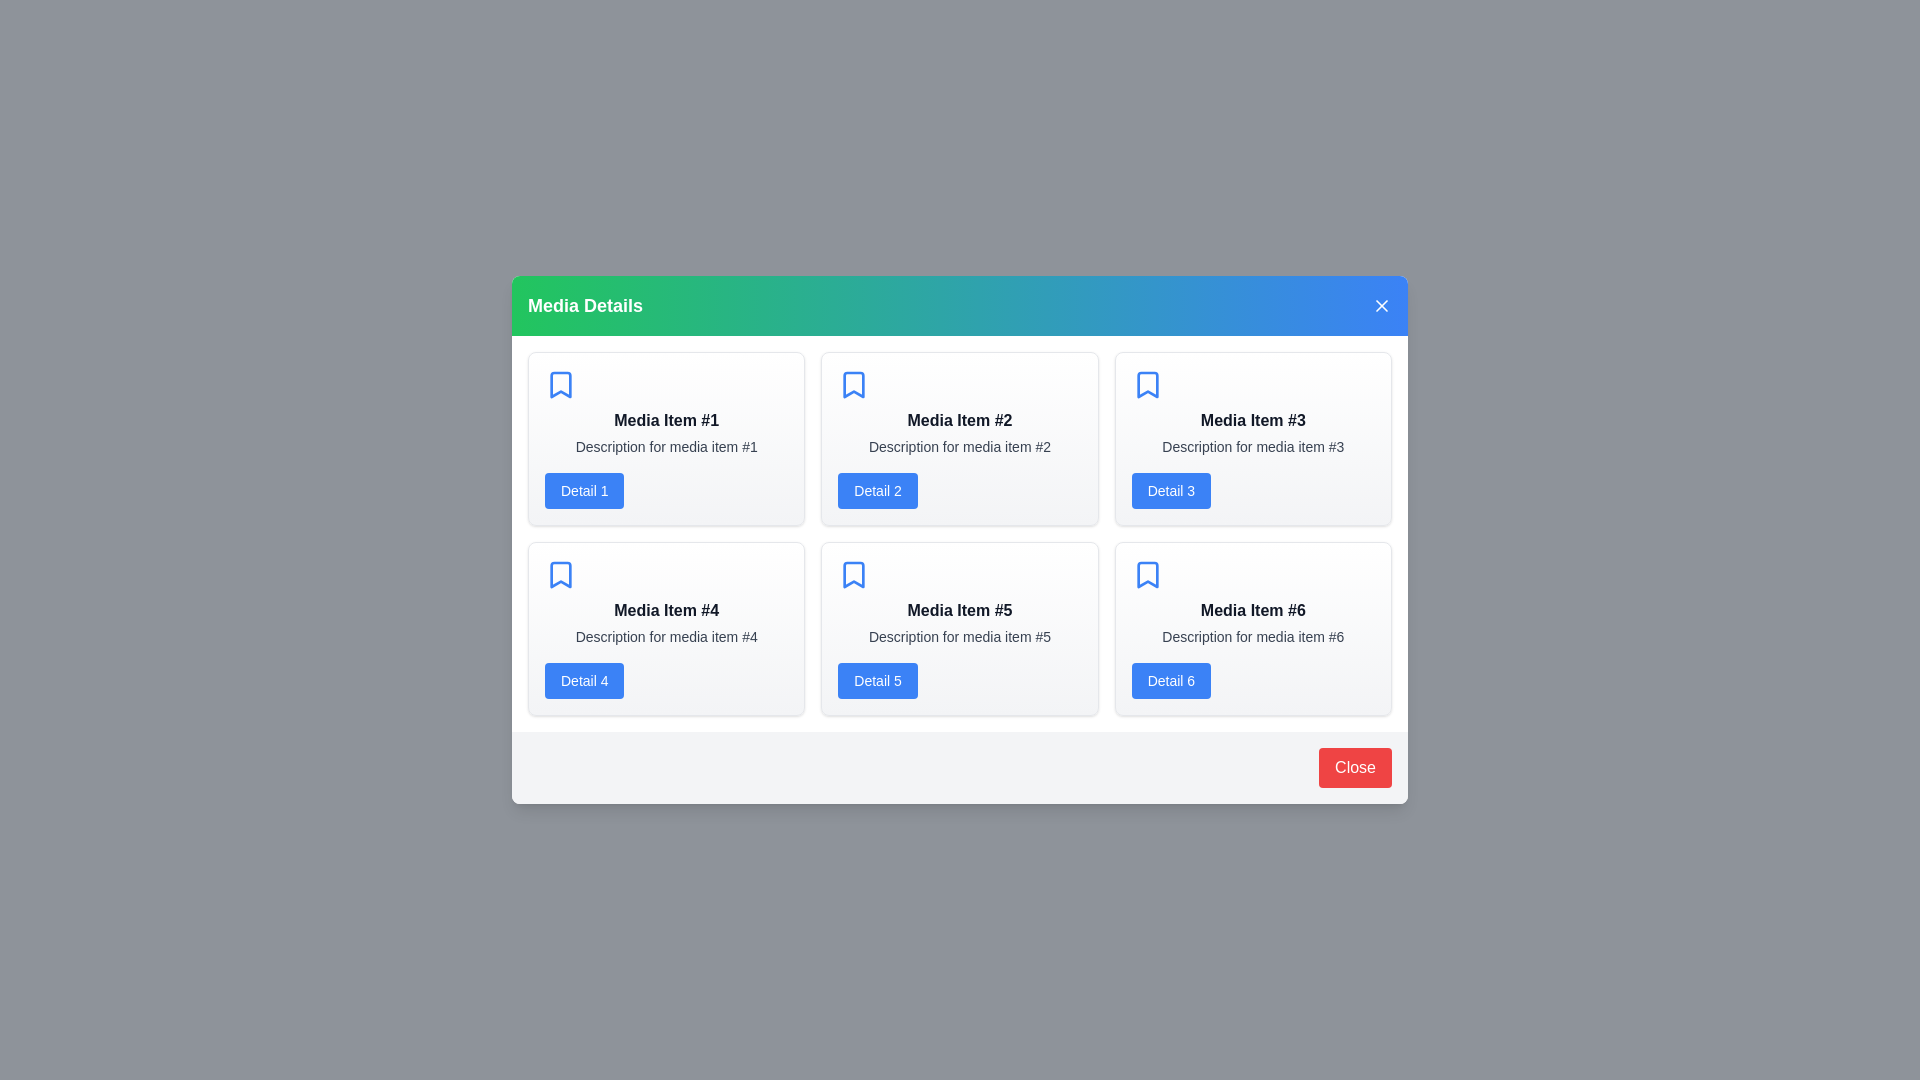 The width and height of the screenshot is (1920, 1080). Describe the element at coordinates (1354, 766) in the screenshot. I see `the 'Close' button to close the dialog` at that location.